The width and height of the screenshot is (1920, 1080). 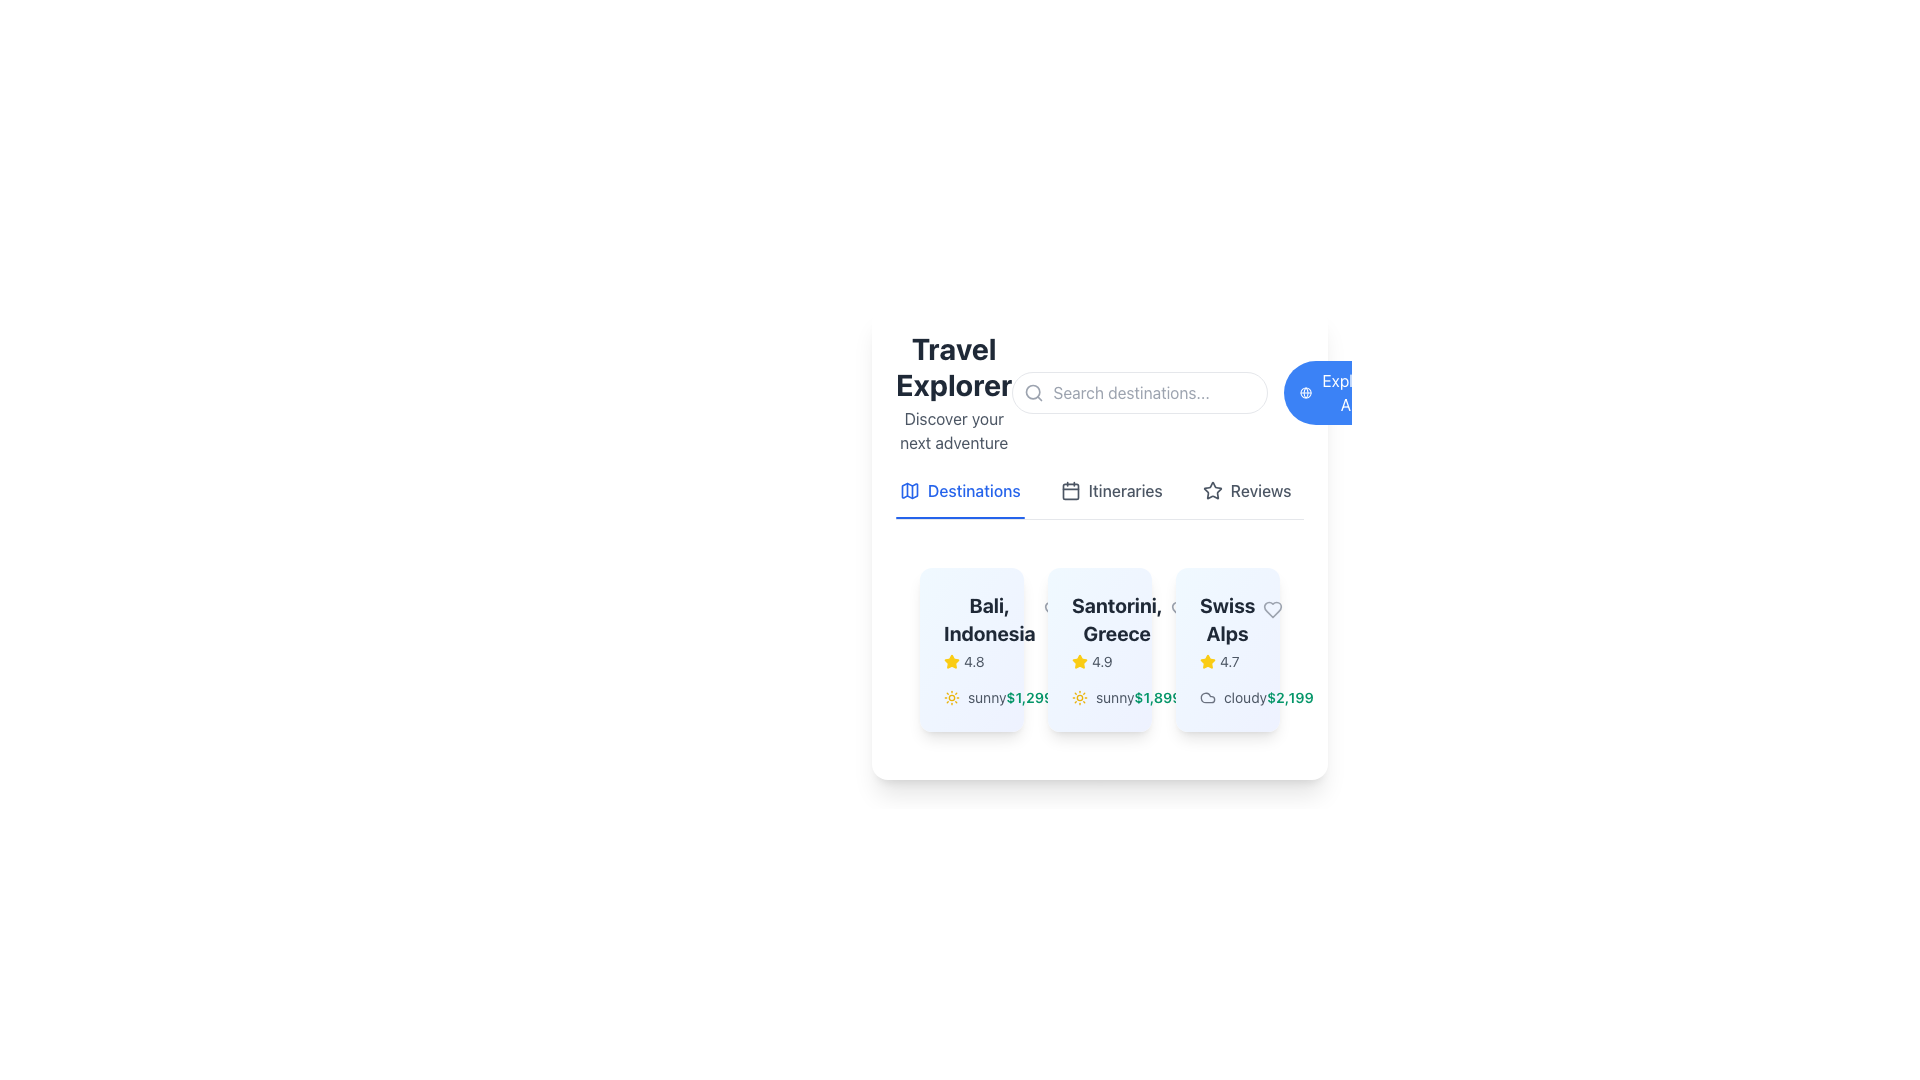 What do you see at coordinates (1140, 393) in the screenshot?
I see `the search input field with rounded edges that has a placeholder text 'Search destinations...' to focus on it` at bounding box center [1140, 393].